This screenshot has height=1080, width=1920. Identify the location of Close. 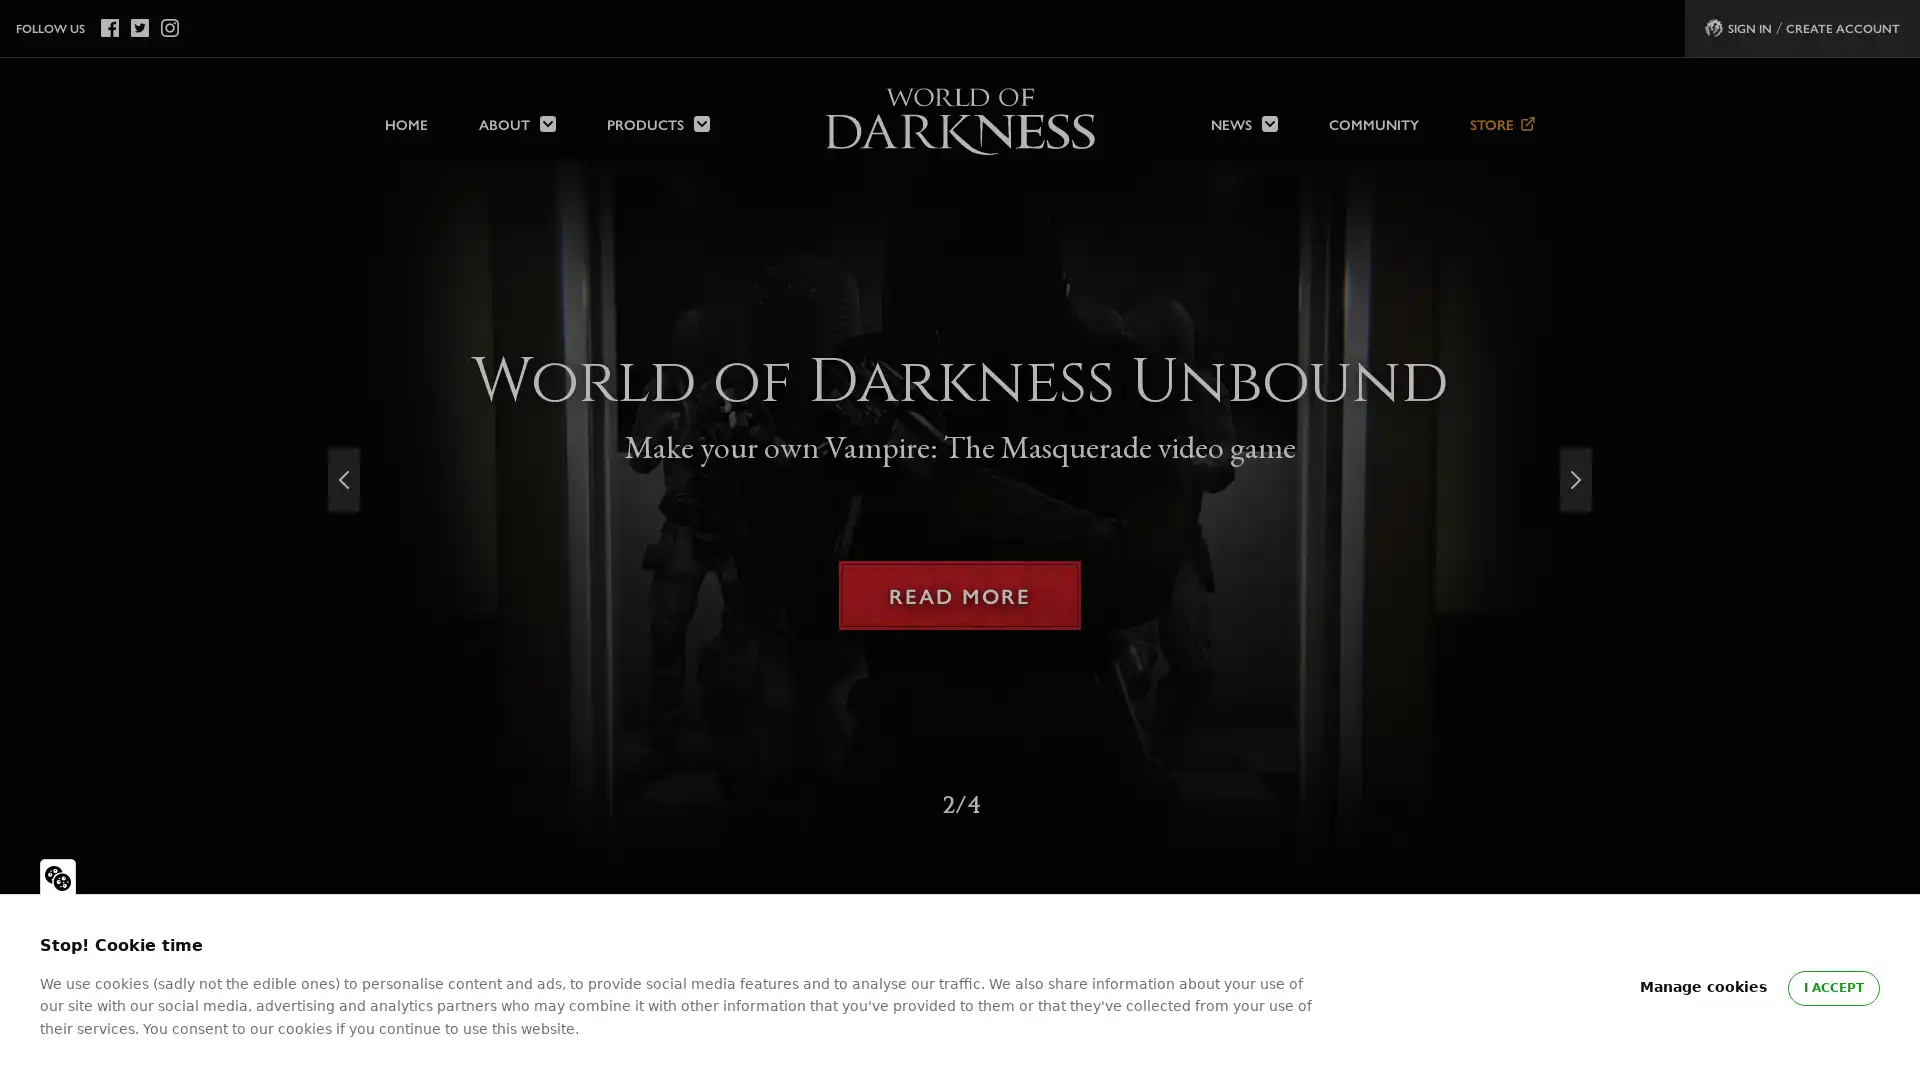
(1881, 37).